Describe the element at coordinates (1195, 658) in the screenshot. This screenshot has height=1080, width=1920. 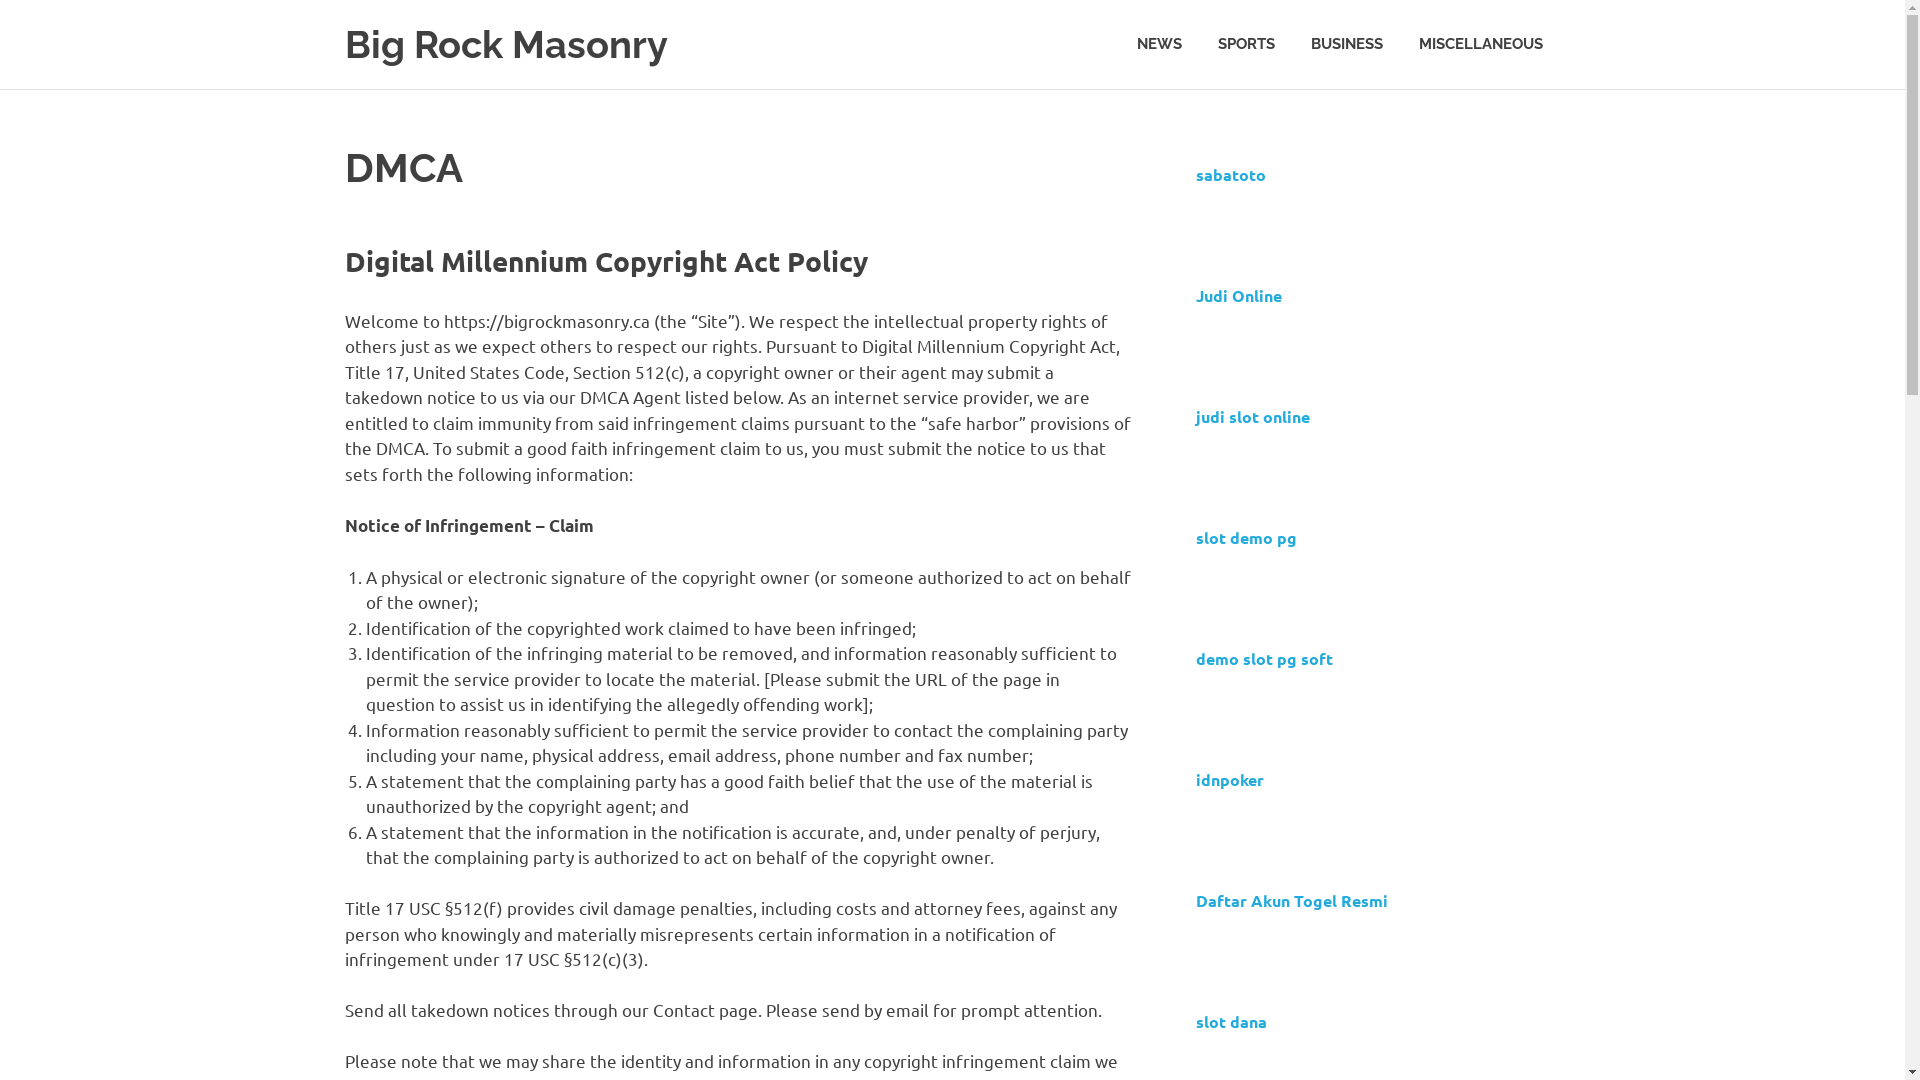
I see `'demo slot pg soft'` at that location.